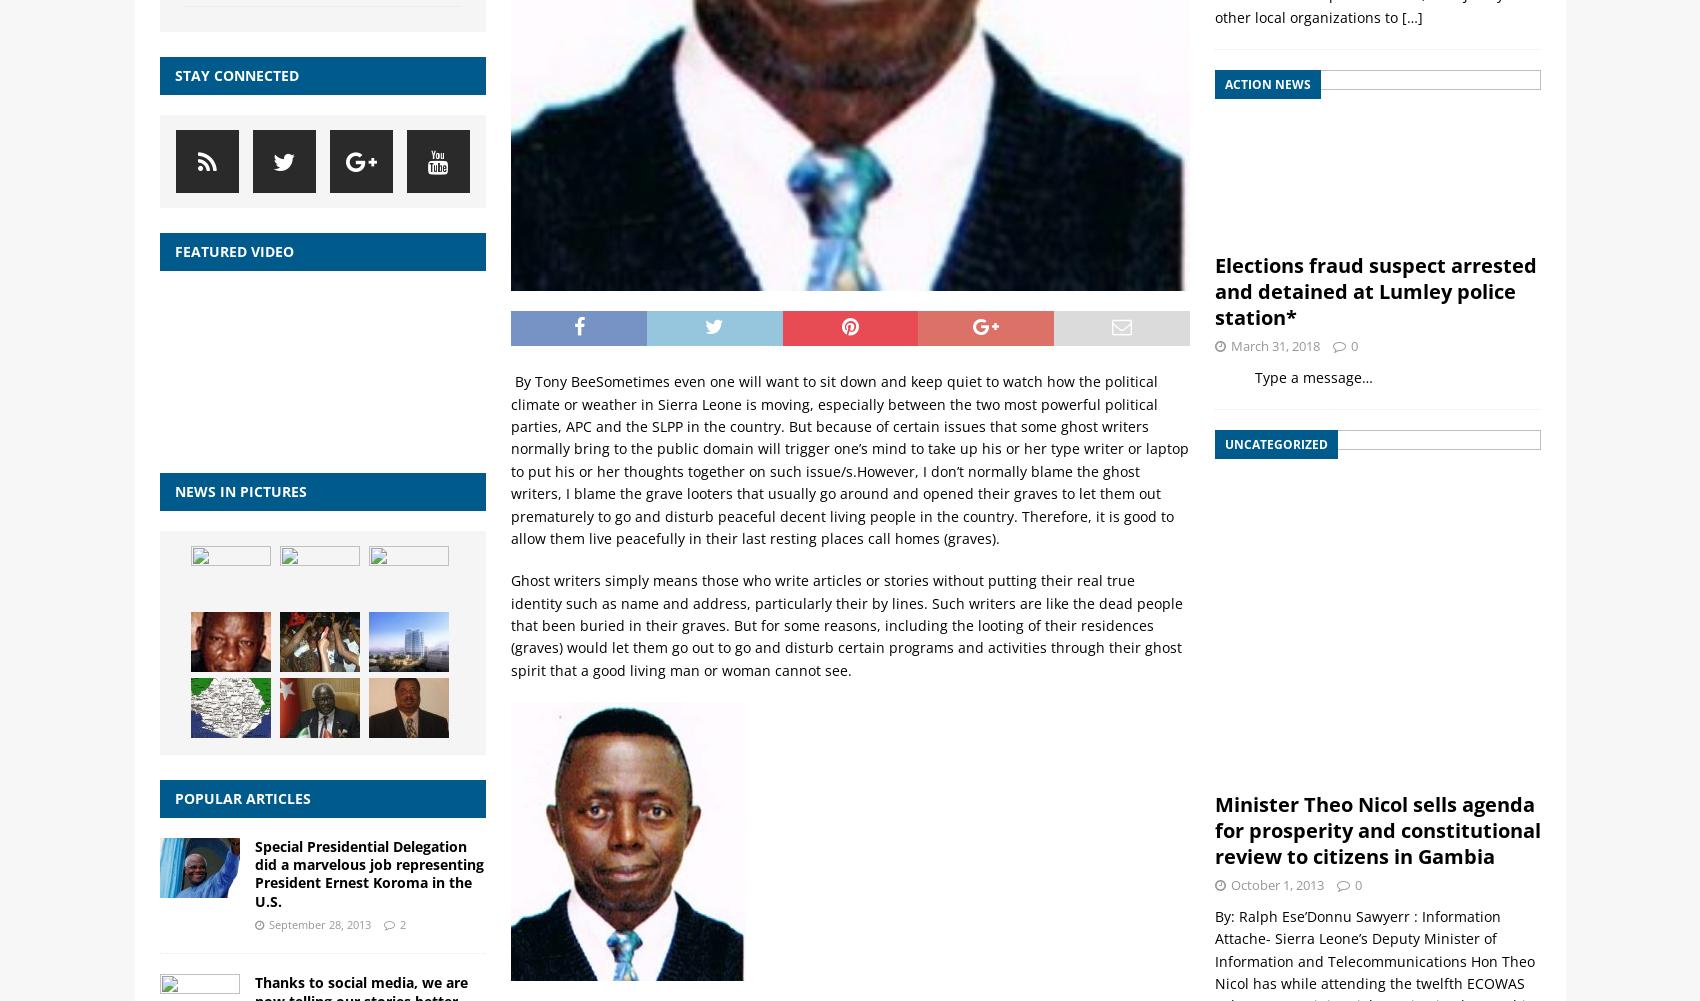  What do you see at coordinates (173, 73) in the screenshot?
I see `'STAY CONNECTED'` at bounding box center [173, 73].